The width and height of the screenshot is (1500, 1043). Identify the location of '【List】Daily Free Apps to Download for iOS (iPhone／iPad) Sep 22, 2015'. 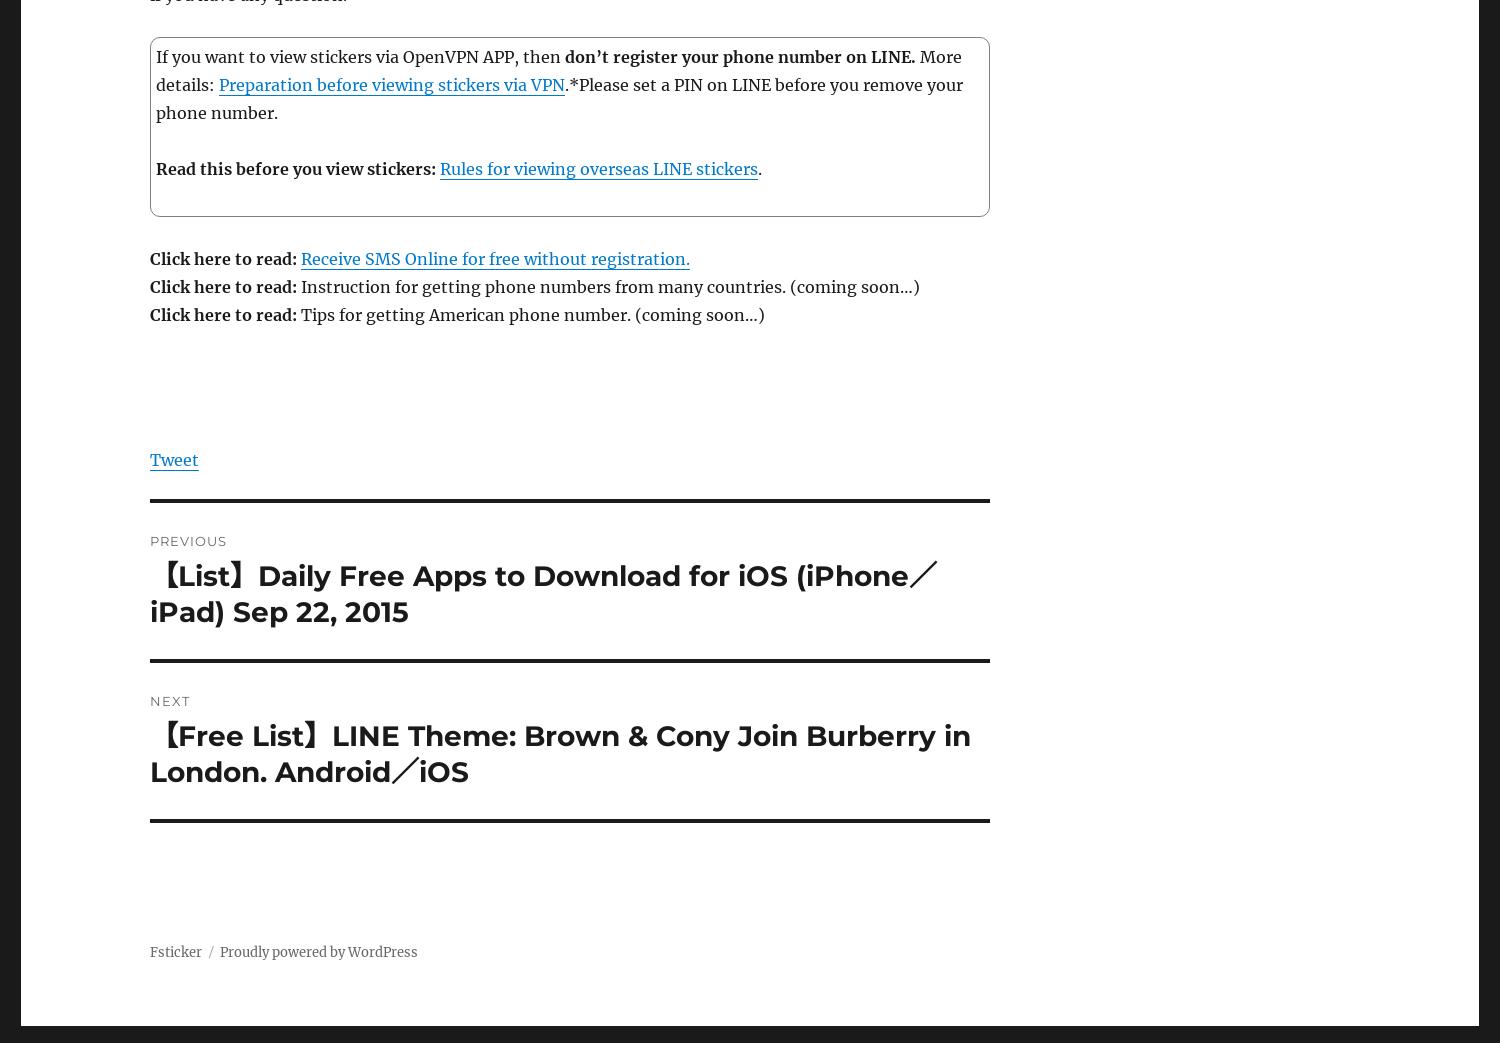
(543, 593).